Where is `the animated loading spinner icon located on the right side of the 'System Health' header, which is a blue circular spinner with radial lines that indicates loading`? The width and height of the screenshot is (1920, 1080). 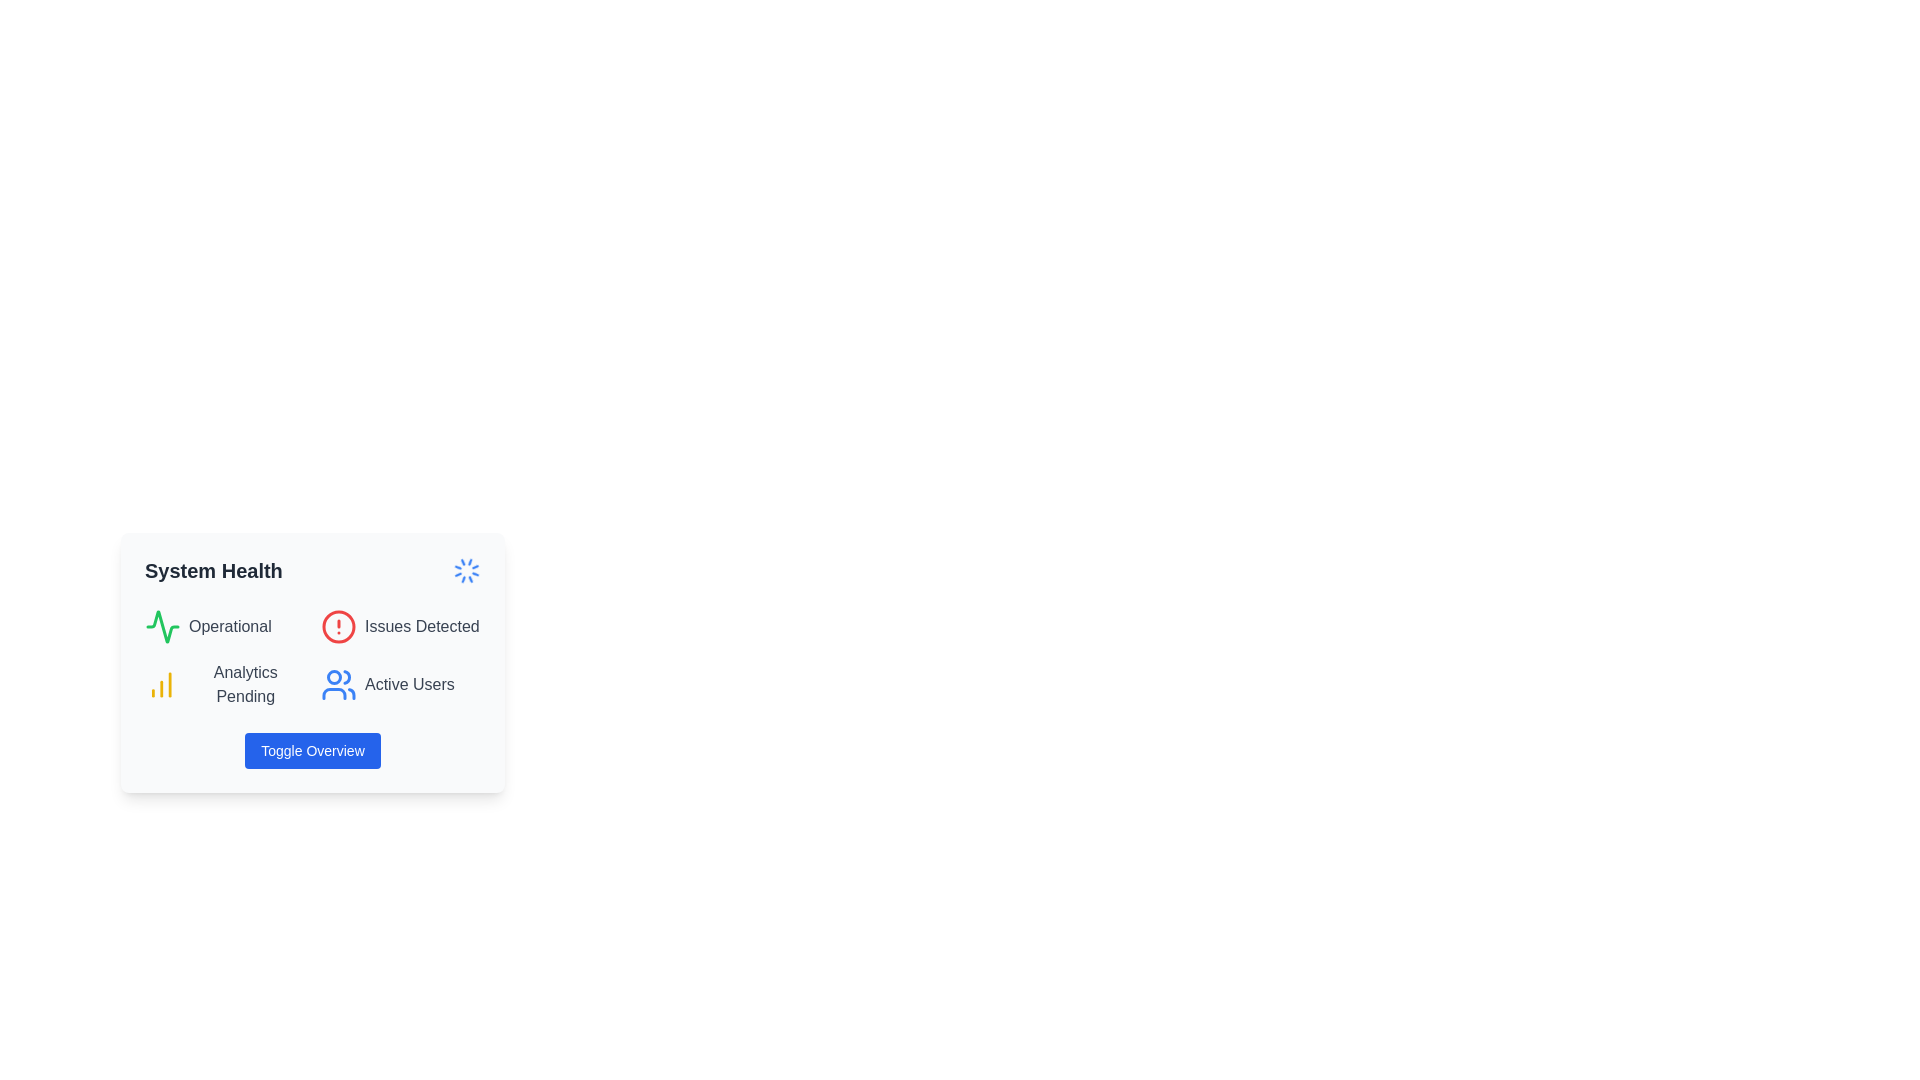
the animated loading spinner icon located on the right side of the 'System Health' header, which is a blue circular spinner with radial lines that indicates loading is located at coordinates (465, 570).